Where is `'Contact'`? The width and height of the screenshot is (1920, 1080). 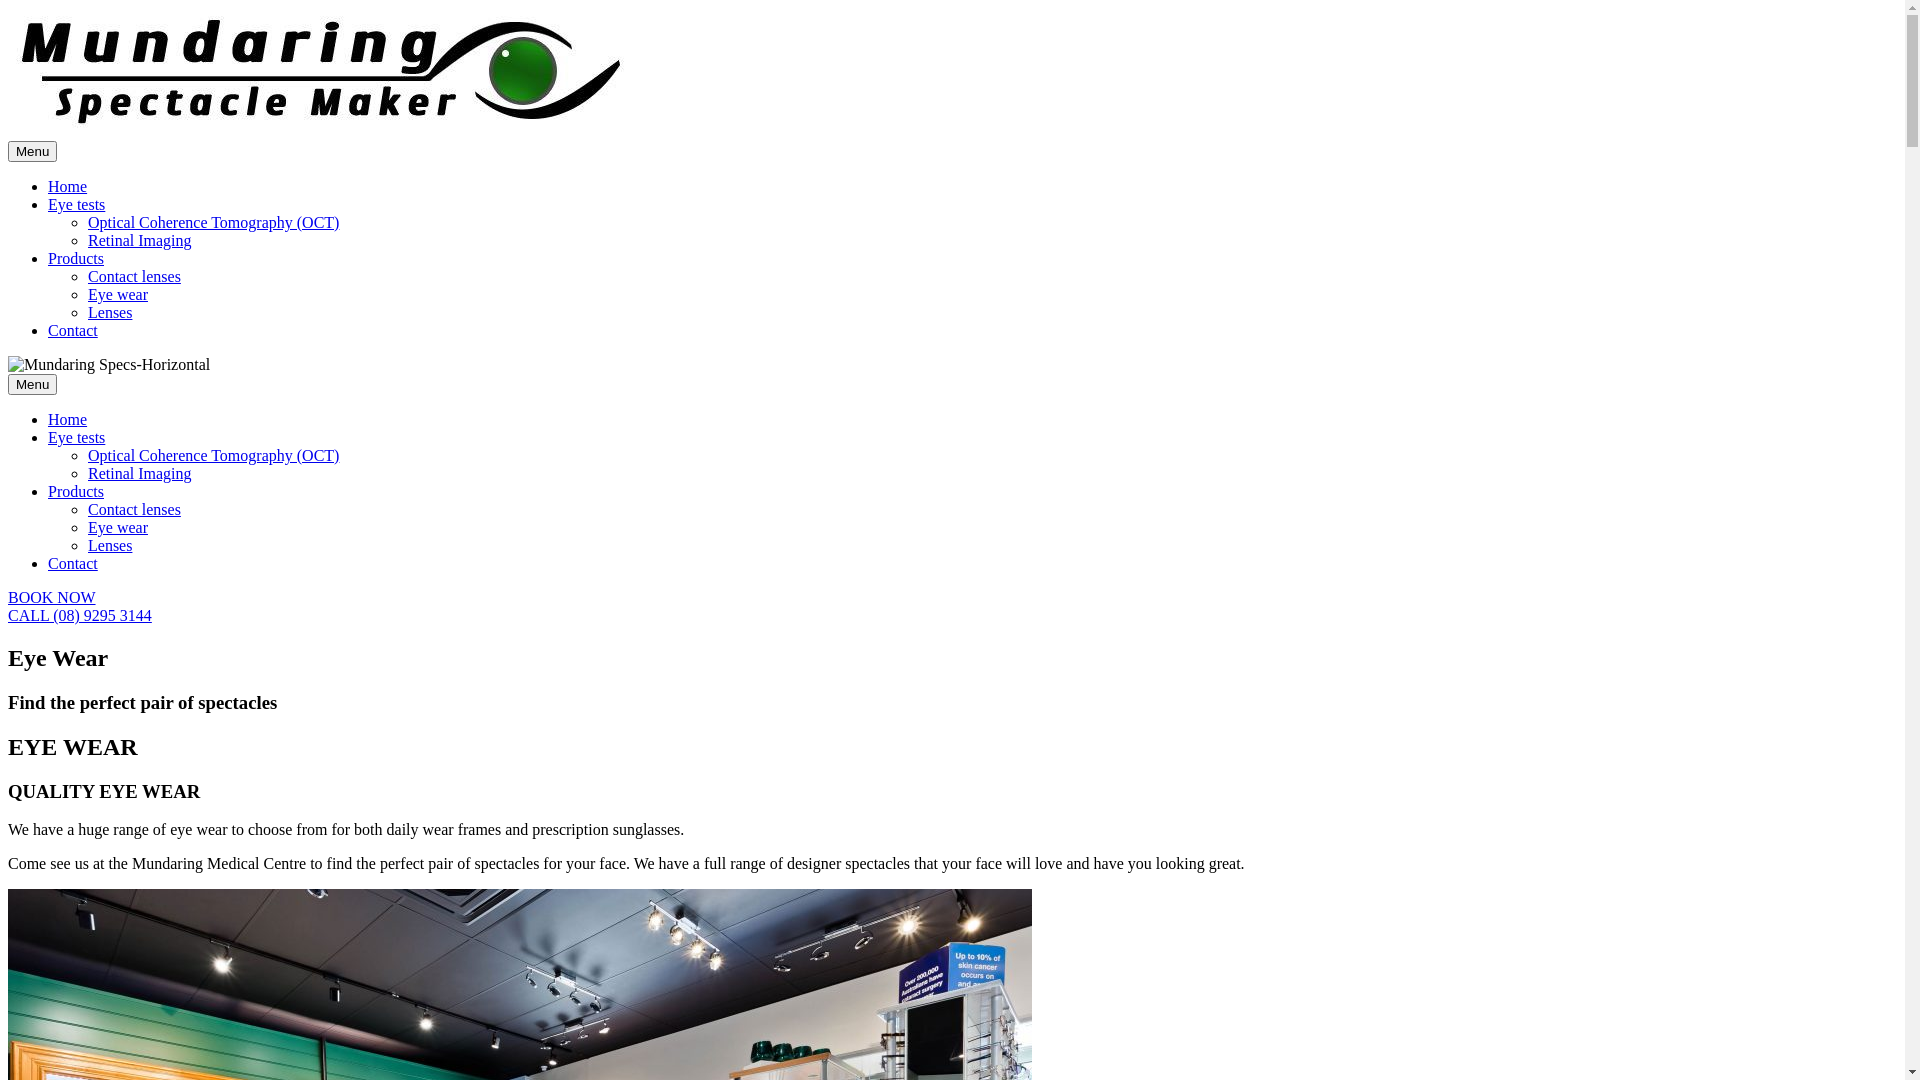
'Contact' is located at coordinates (72, 329).